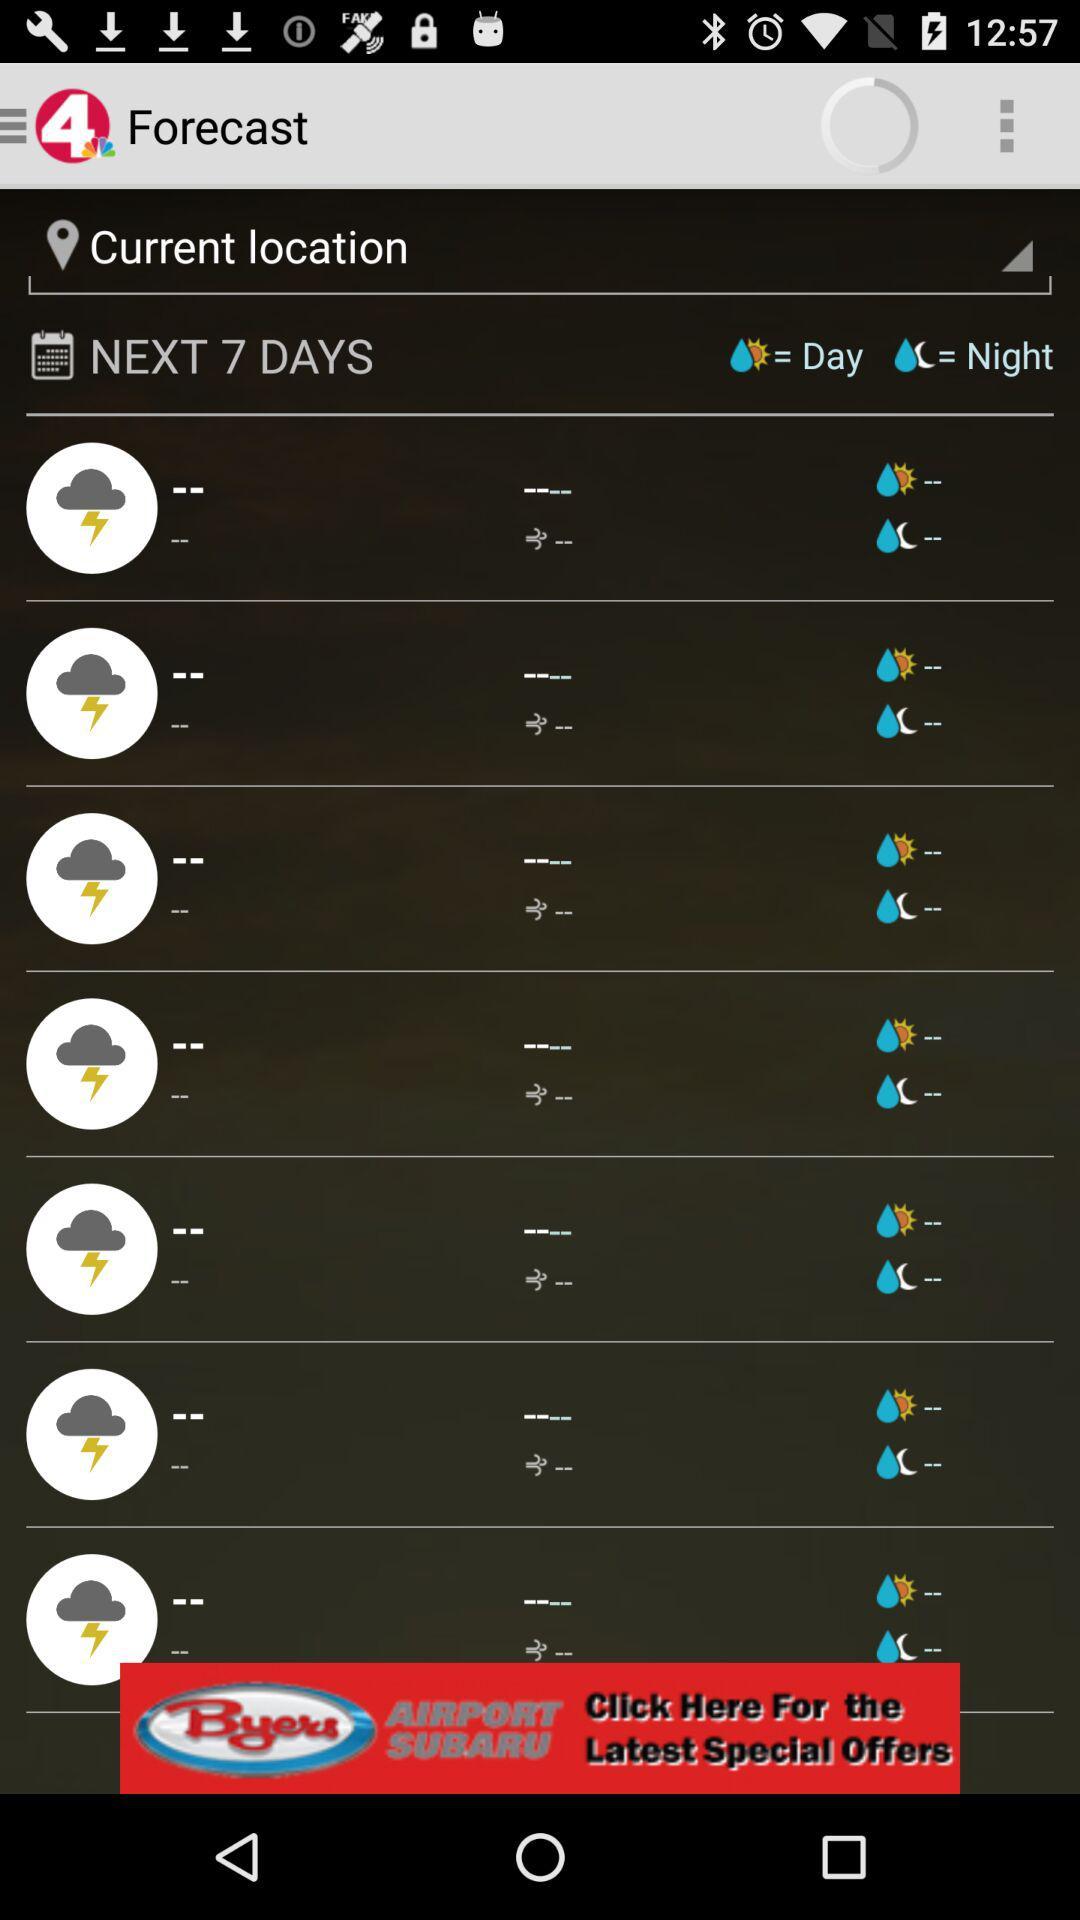 This screenshot has width=1080, height=1920. Describe the element at coordinates (548, 909) in the screenshot. I see `icon to the right of -- item` at that location.